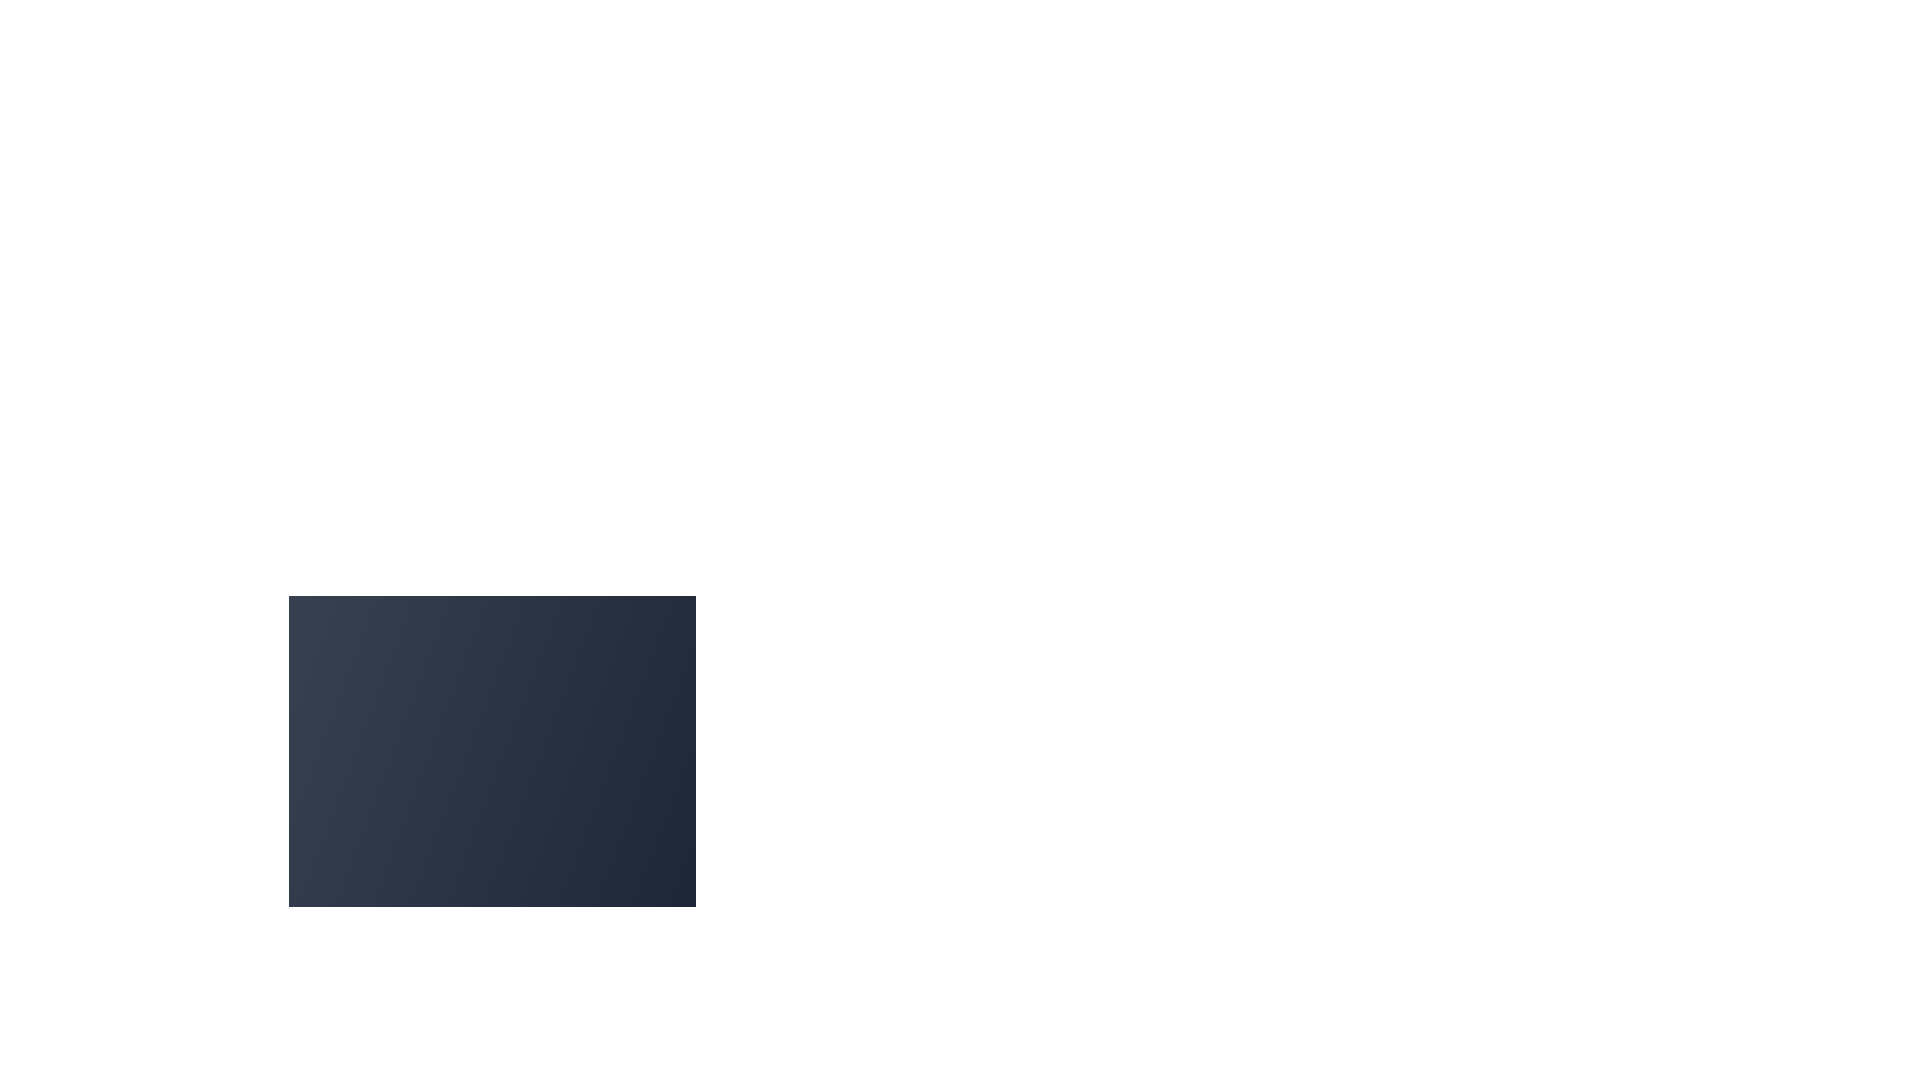  Describe the element at coordinates (345, 985) in the screenshot. I see `the alert icon of type success` at that location.